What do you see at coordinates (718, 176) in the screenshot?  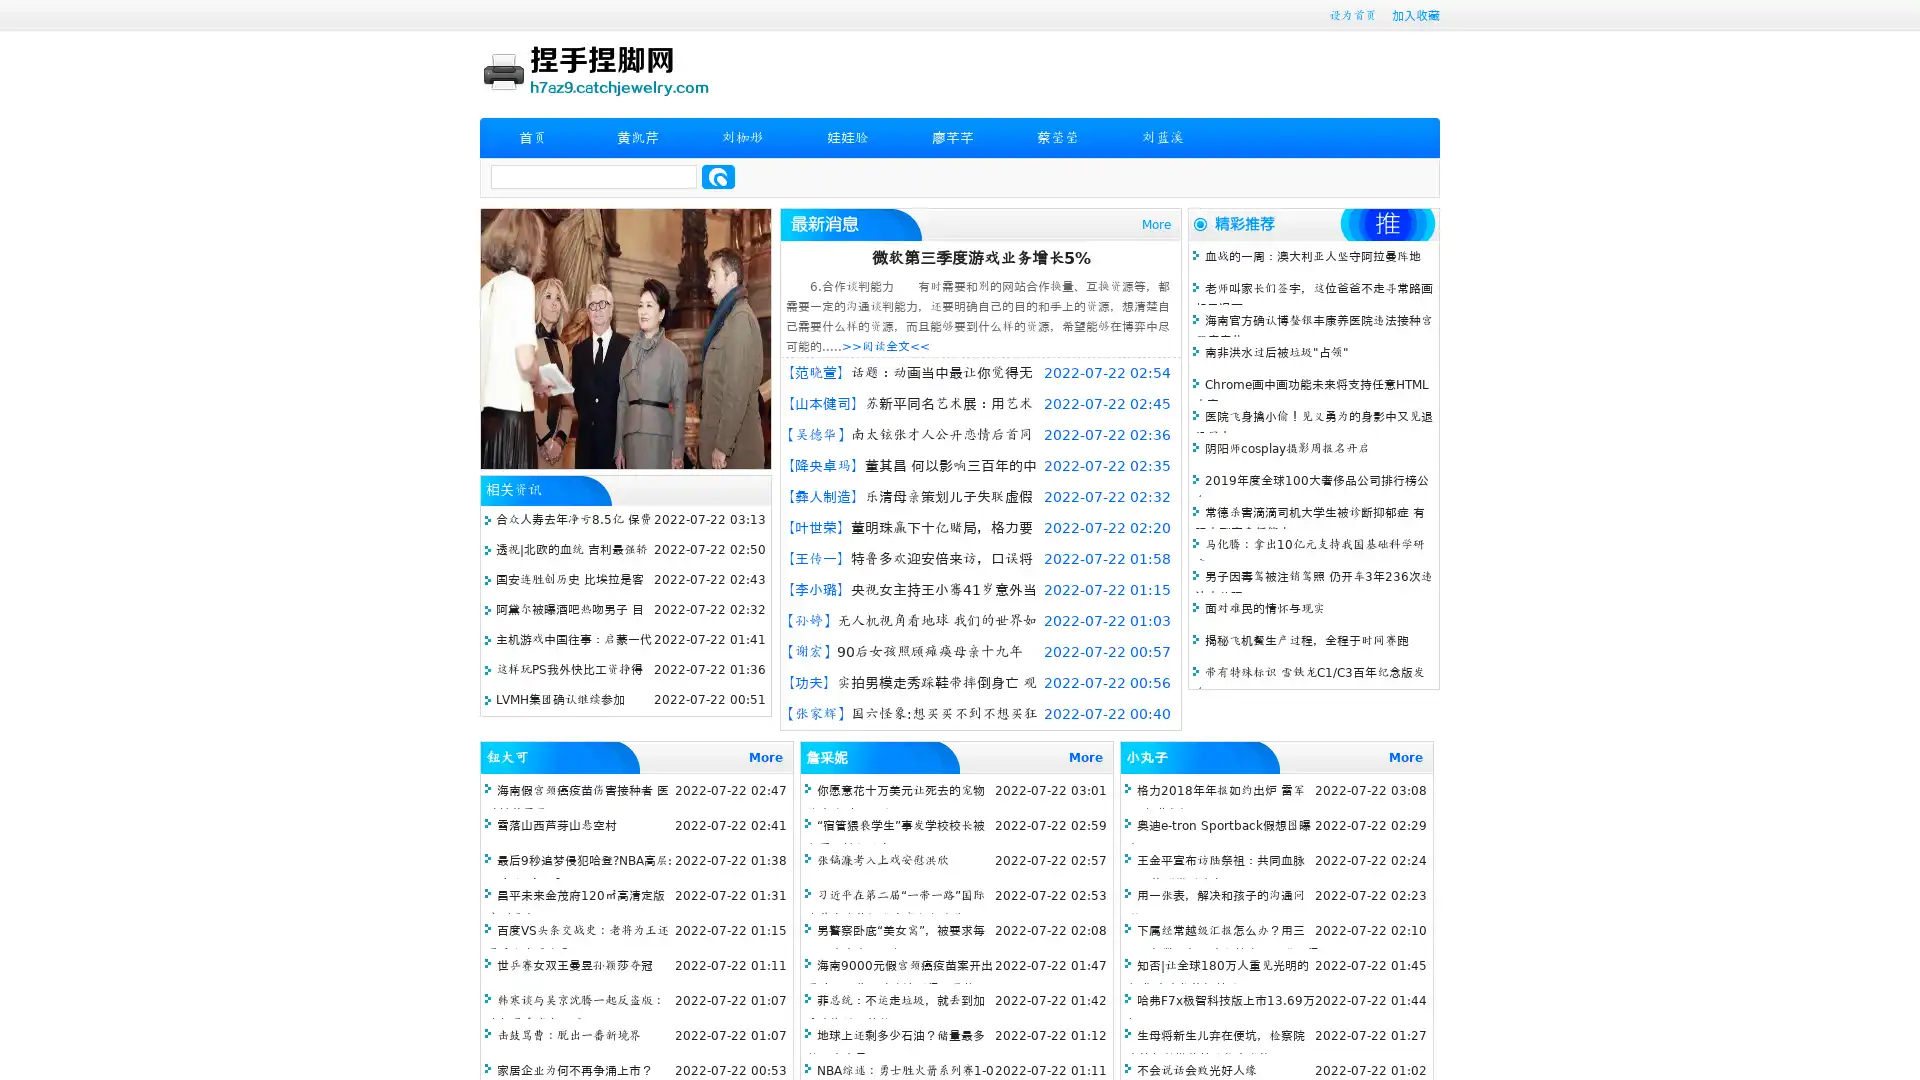 I see `Search` at bounding box center [718, 176].